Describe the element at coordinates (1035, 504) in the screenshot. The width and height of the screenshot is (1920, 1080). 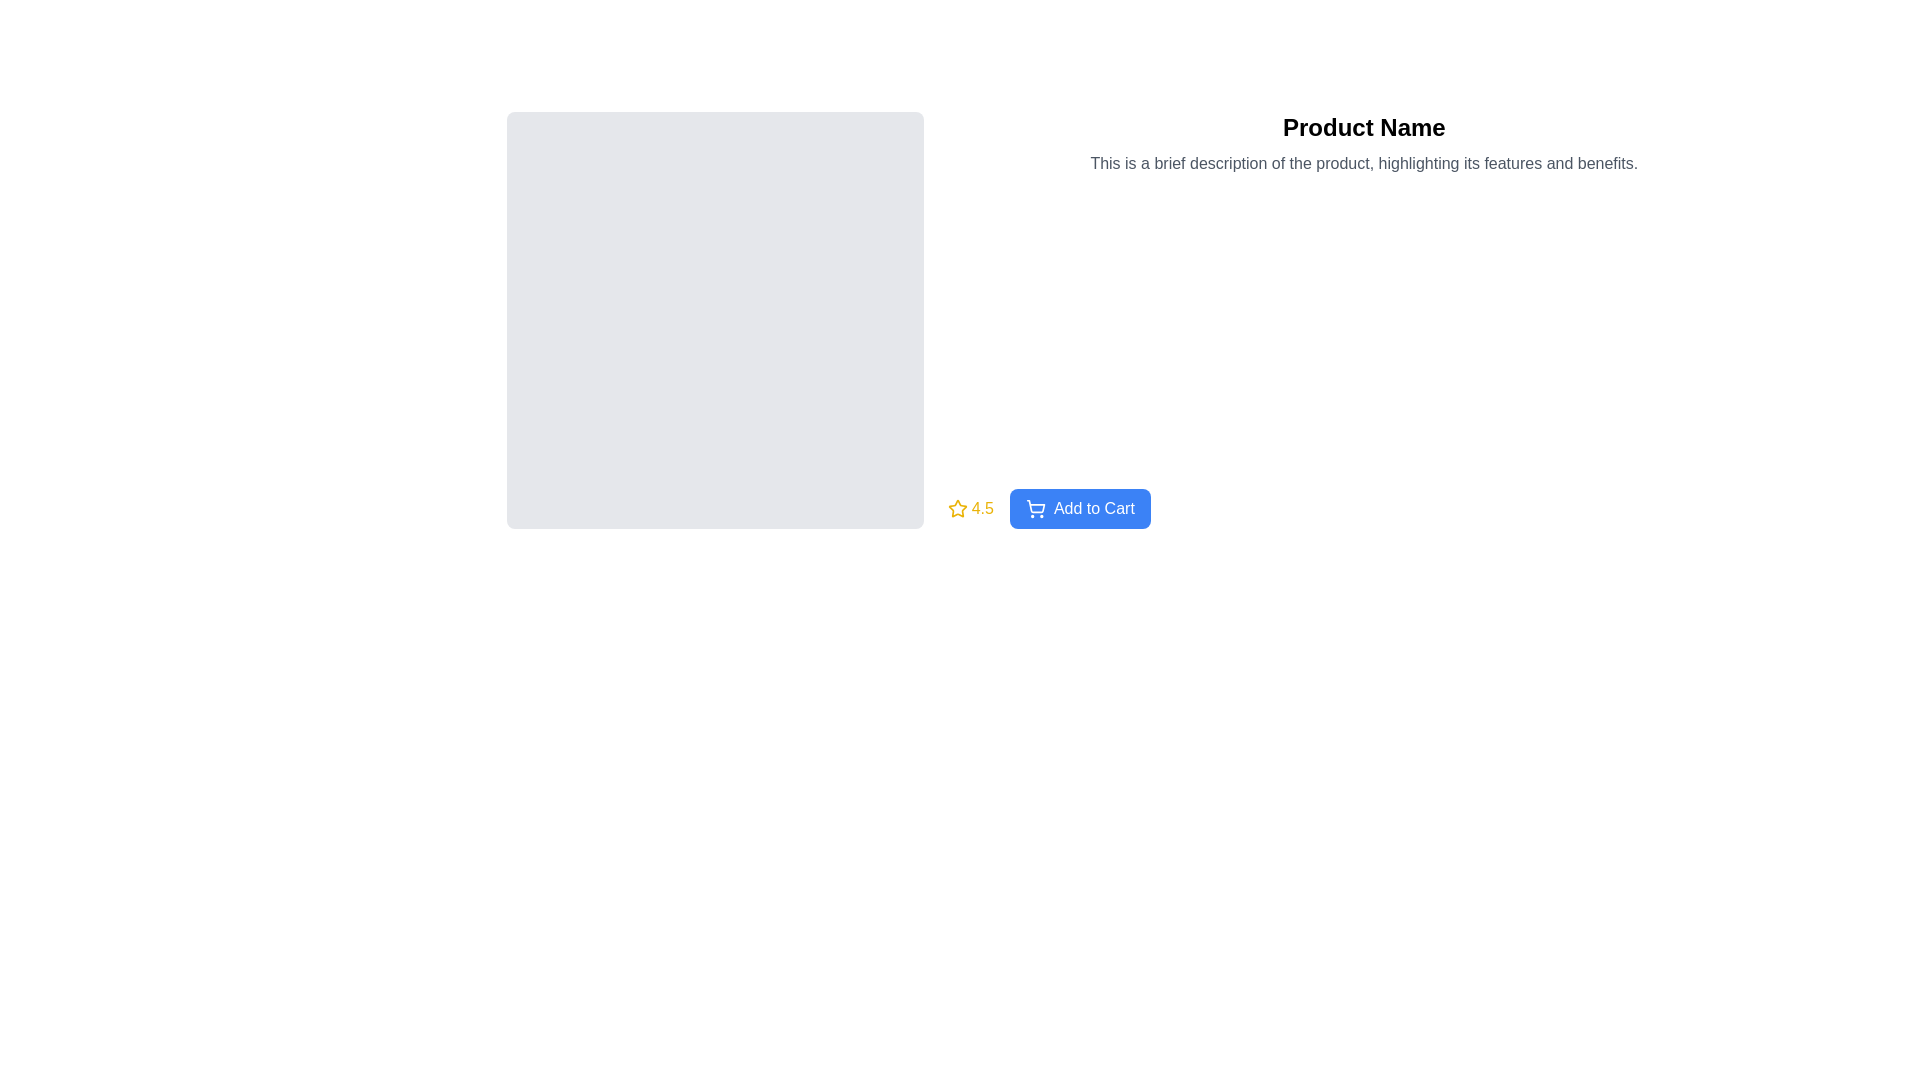
I see `the shopping cart icon located on the right side of the interface, adjacent to the 'Add to Cart' button` at that location.